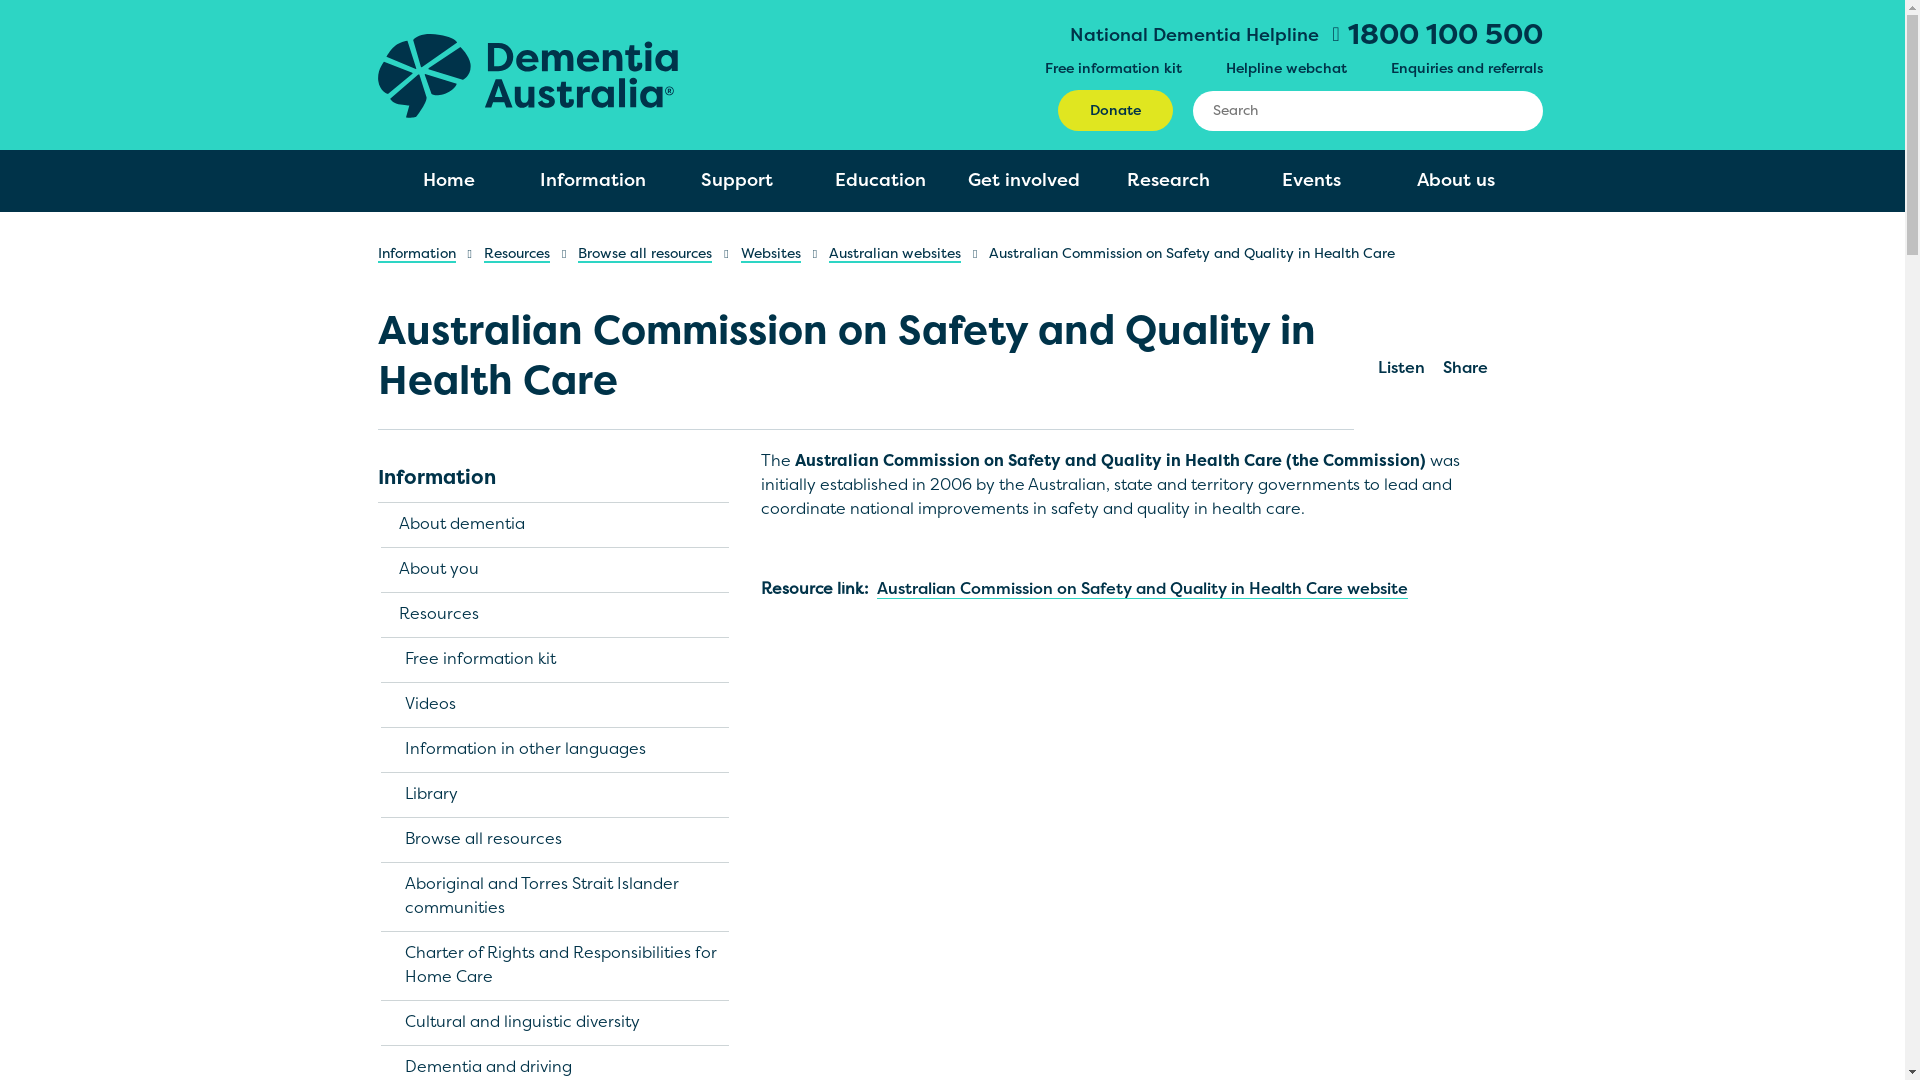 This screenshot has width=1920, height=1080. Describe the element at coordinates (1167, 181) in the screenshot. I see `'Research'` at that location.